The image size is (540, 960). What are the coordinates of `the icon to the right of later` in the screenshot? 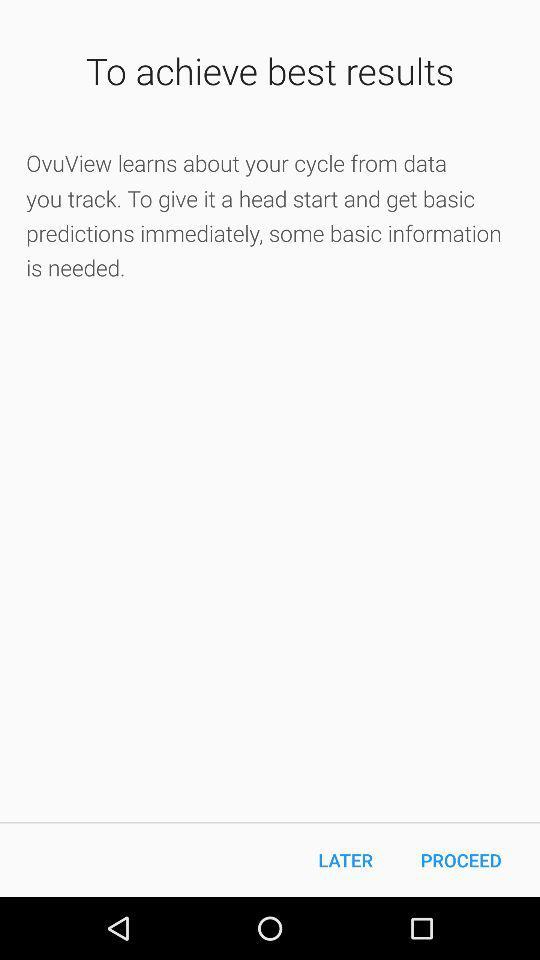 It's located at (461, 859).